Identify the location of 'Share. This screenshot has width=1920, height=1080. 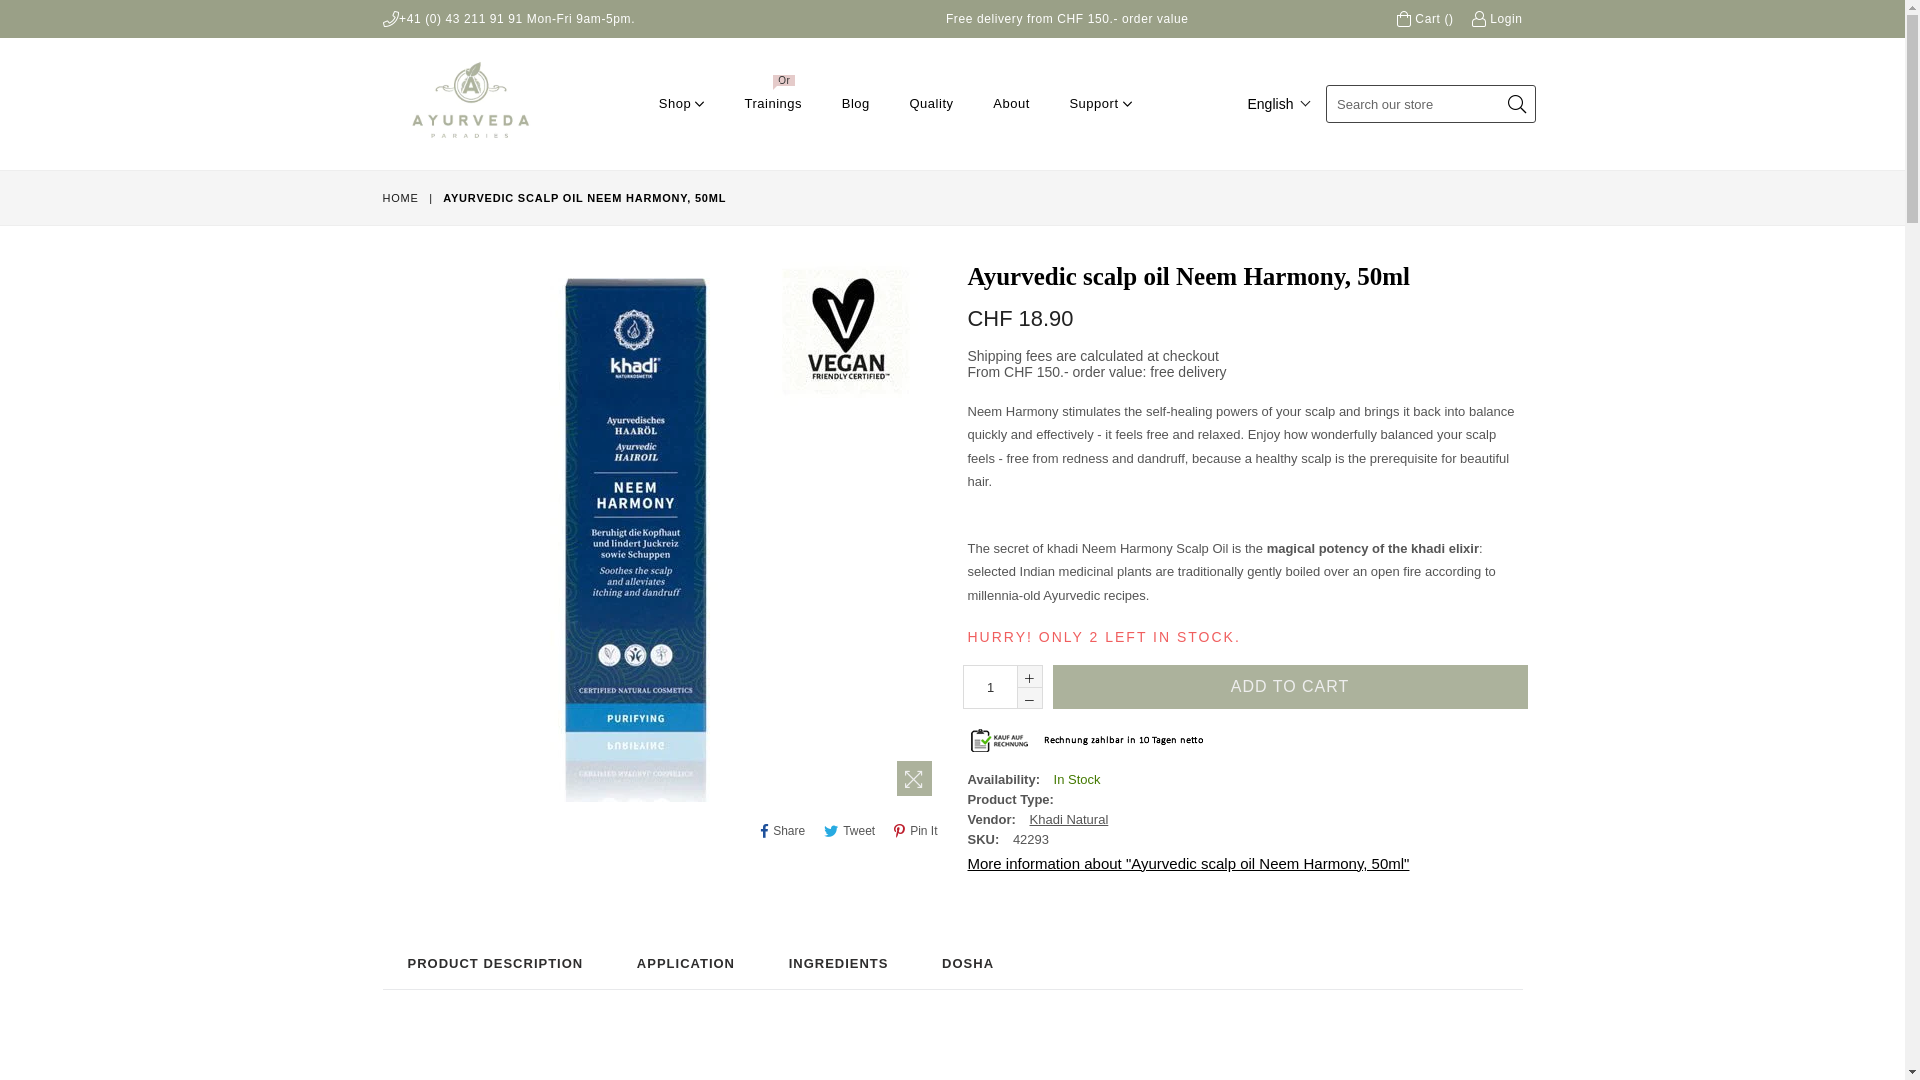
(781, 831).